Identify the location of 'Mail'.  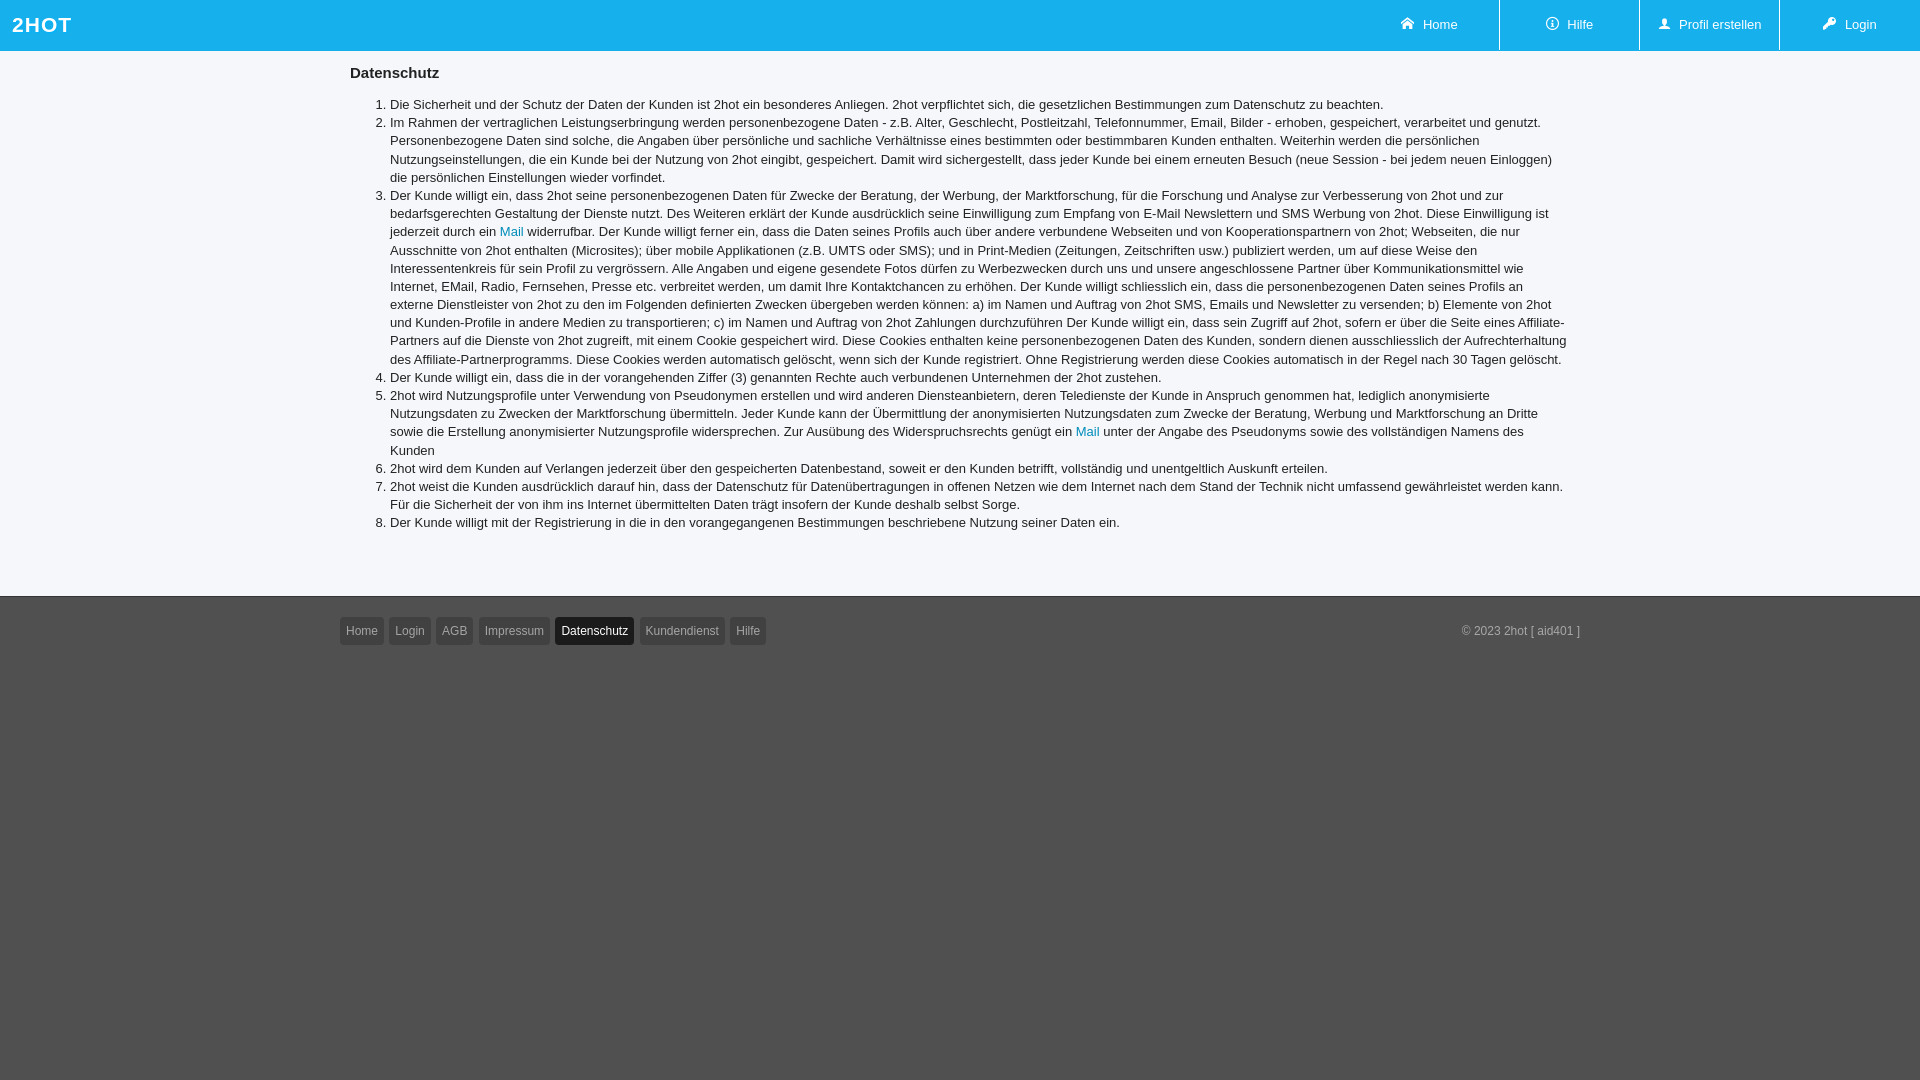
(1087, 430).